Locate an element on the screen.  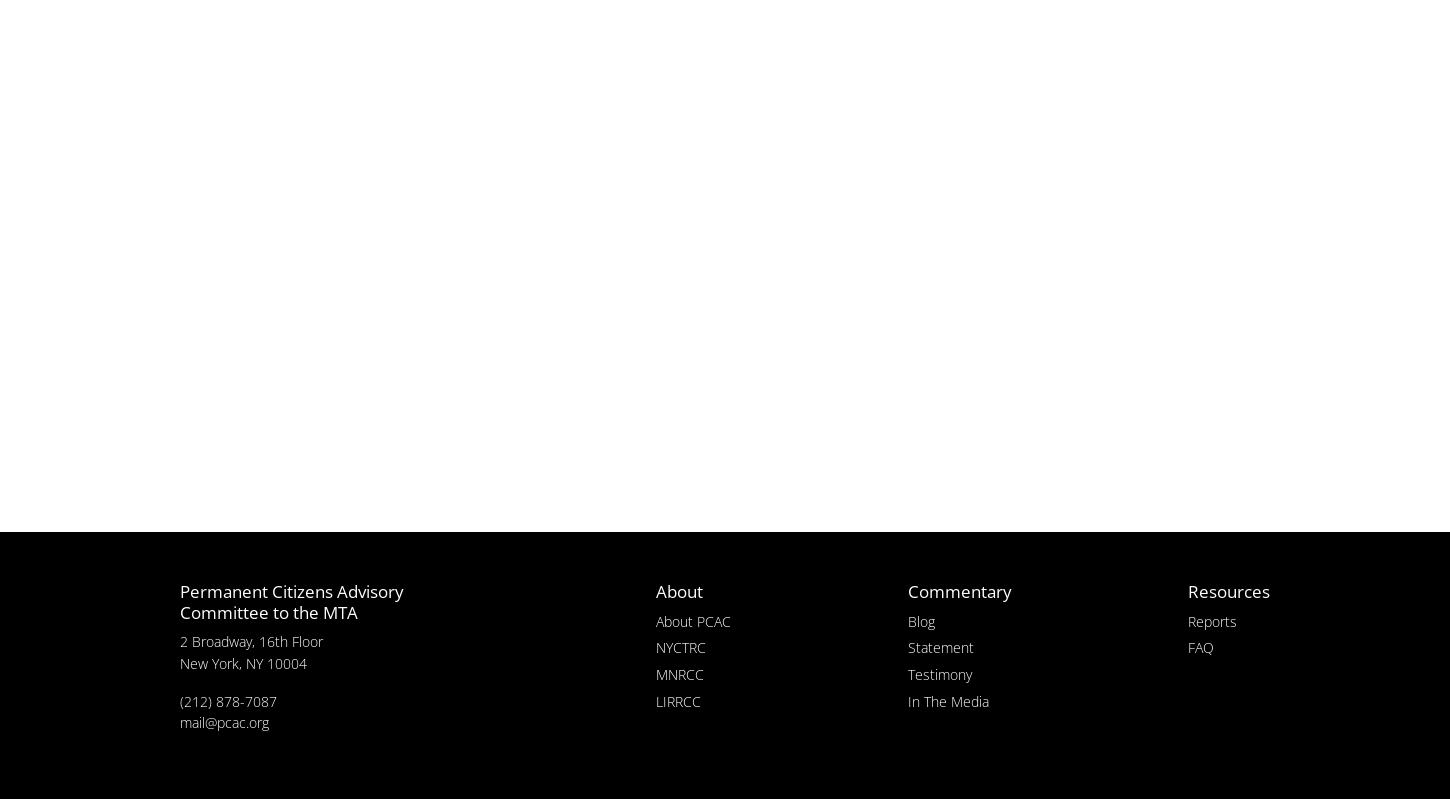
'MNRCC' is located at coordinates (679, 672).